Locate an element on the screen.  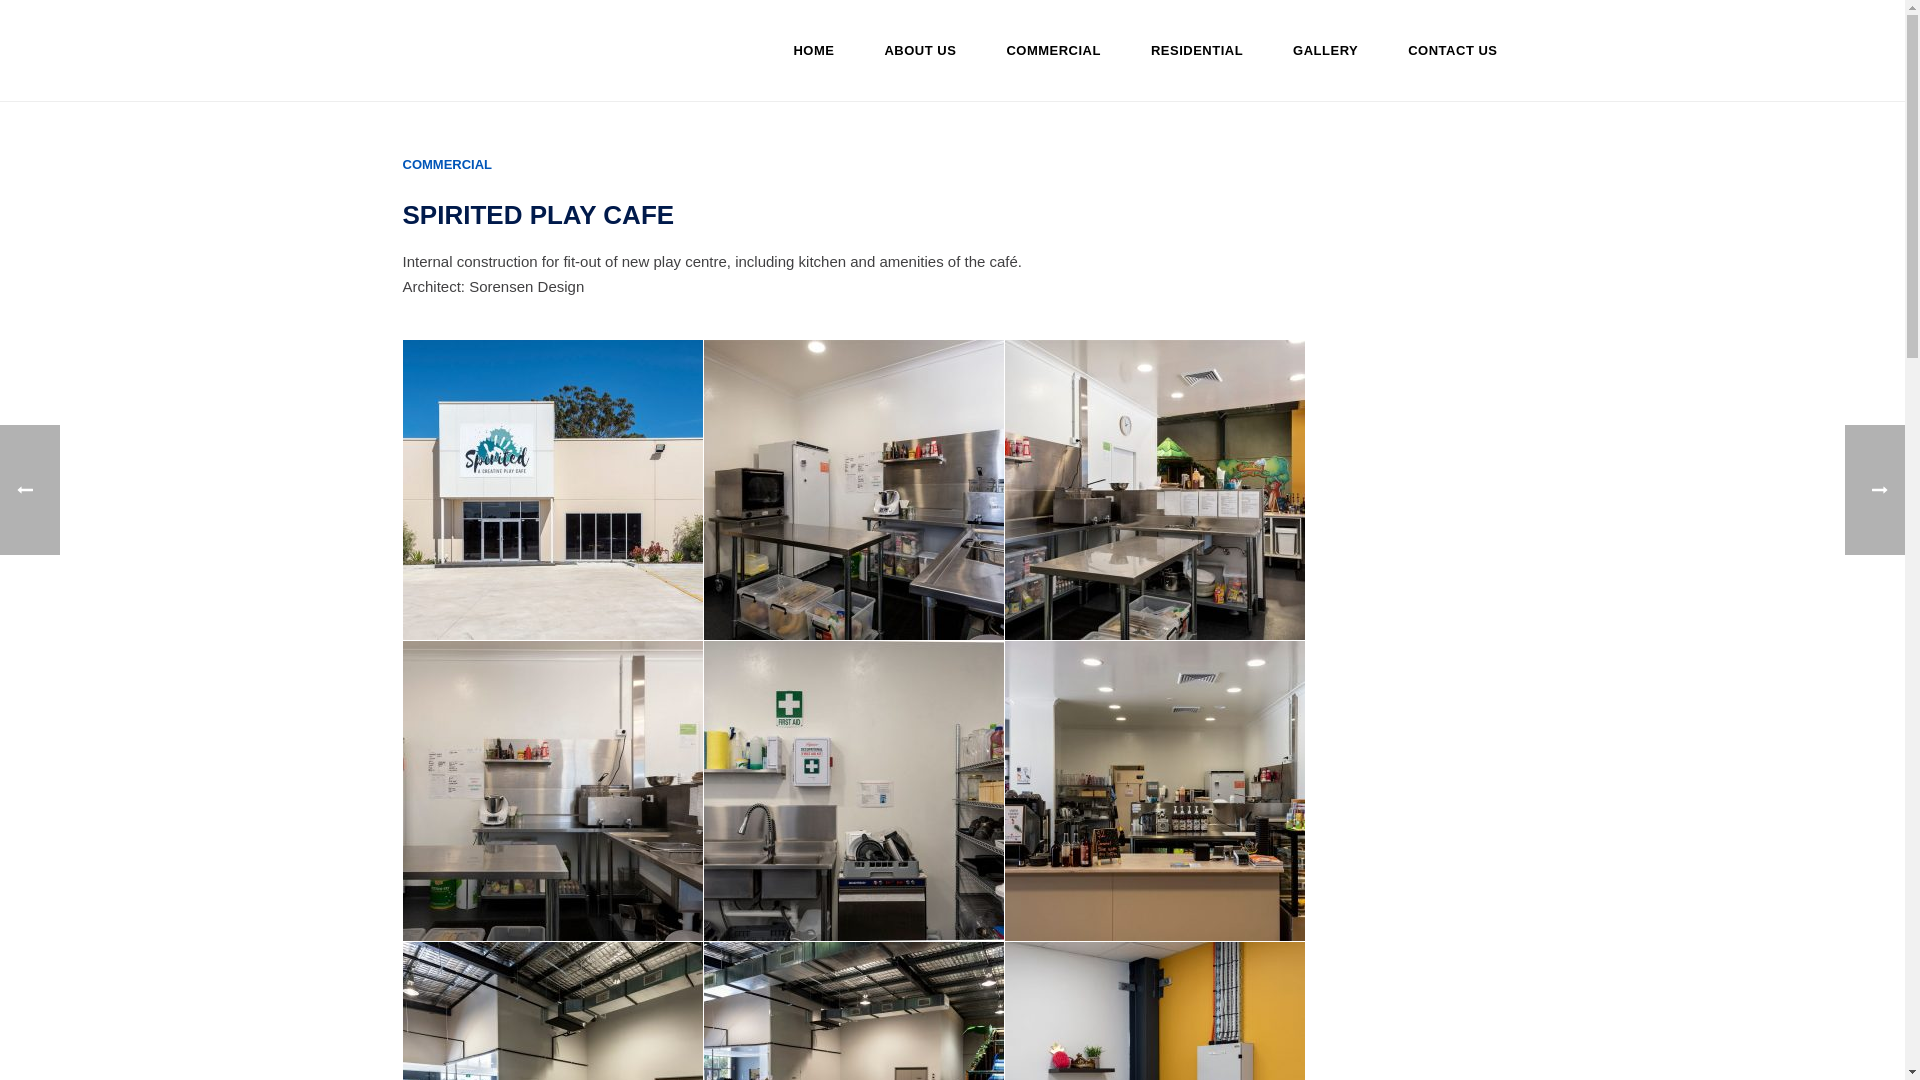
'CONTACT US' is located at coordinates (1452, 49).